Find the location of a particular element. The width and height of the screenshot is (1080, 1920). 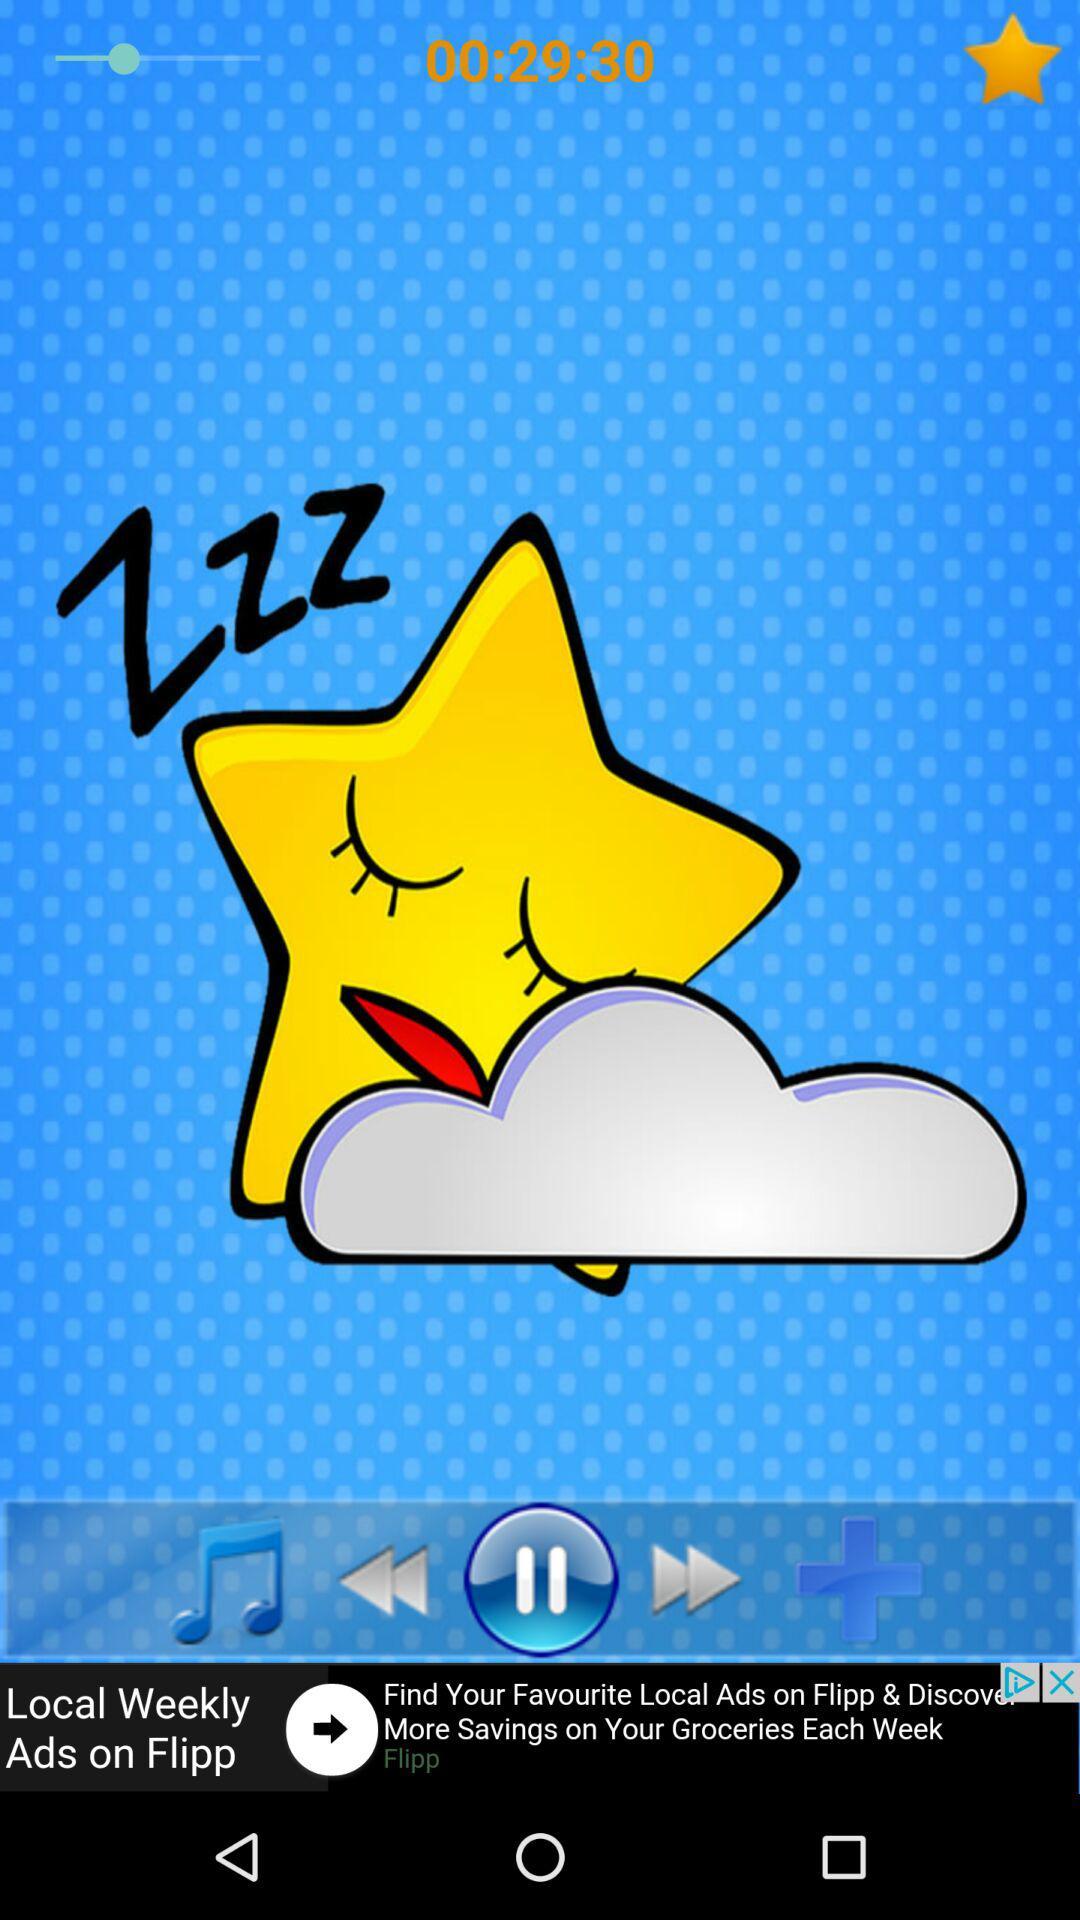

the music icon is located at coordinates (204, 1577).